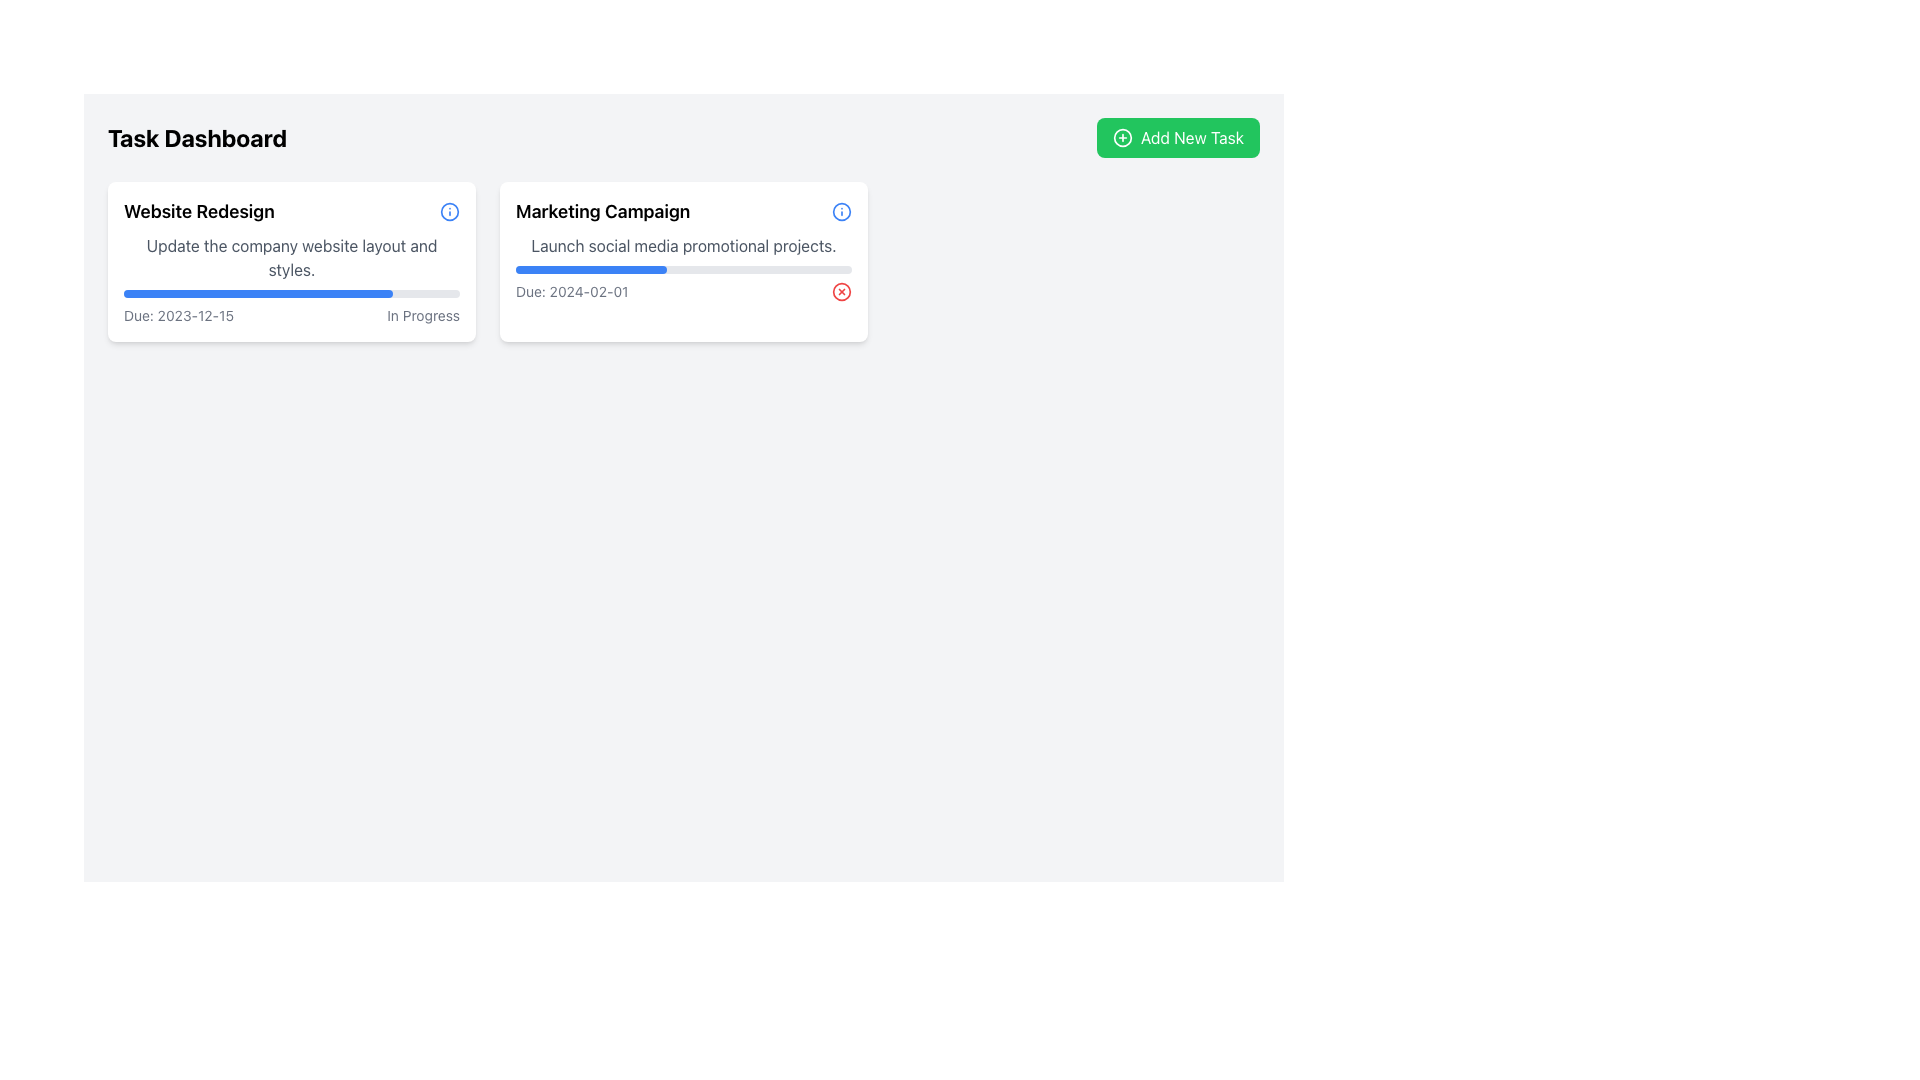 This screenshot has height=1080, width=1920. I want to click on text from the Text Label displaying 'Task Dashboard' located at the top-left area of the interface, so click(197, 137).